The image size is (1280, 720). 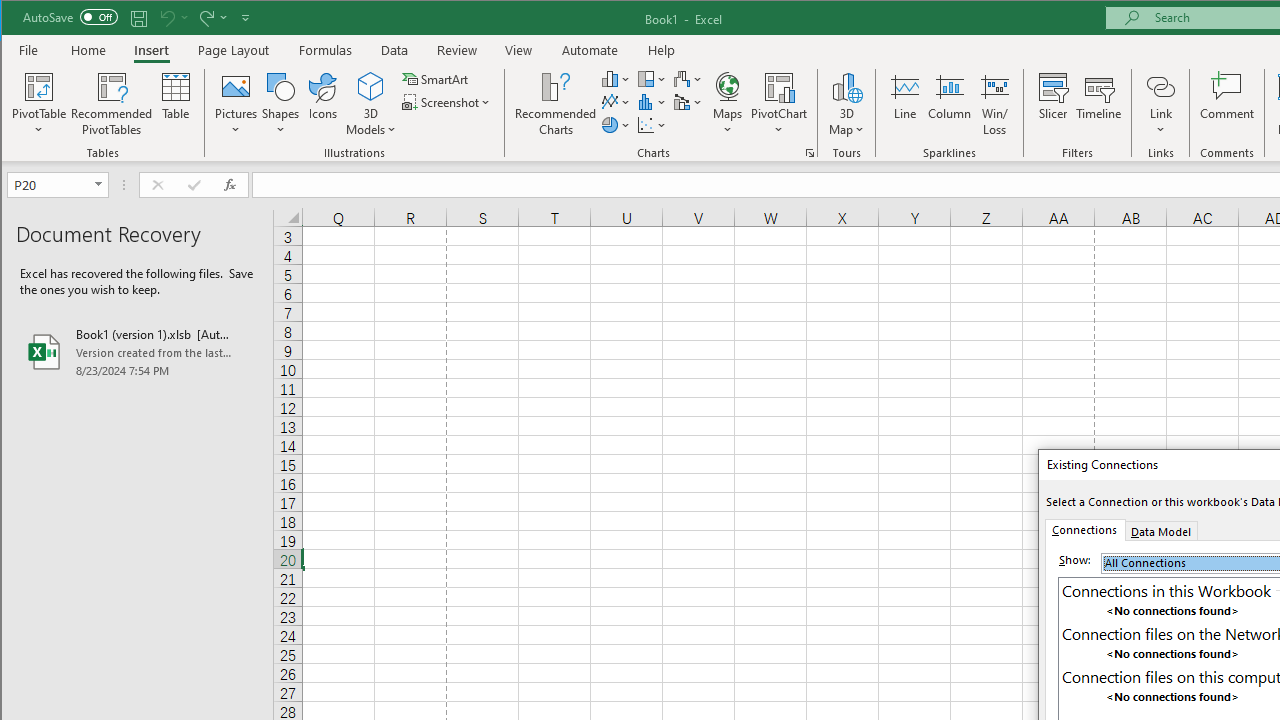 What do you see at coordinates (652, 125) in the screenshot?
I see `'Insert Scatter (X, Y) or Bubble Chart'` at bounding box center [652, 125].